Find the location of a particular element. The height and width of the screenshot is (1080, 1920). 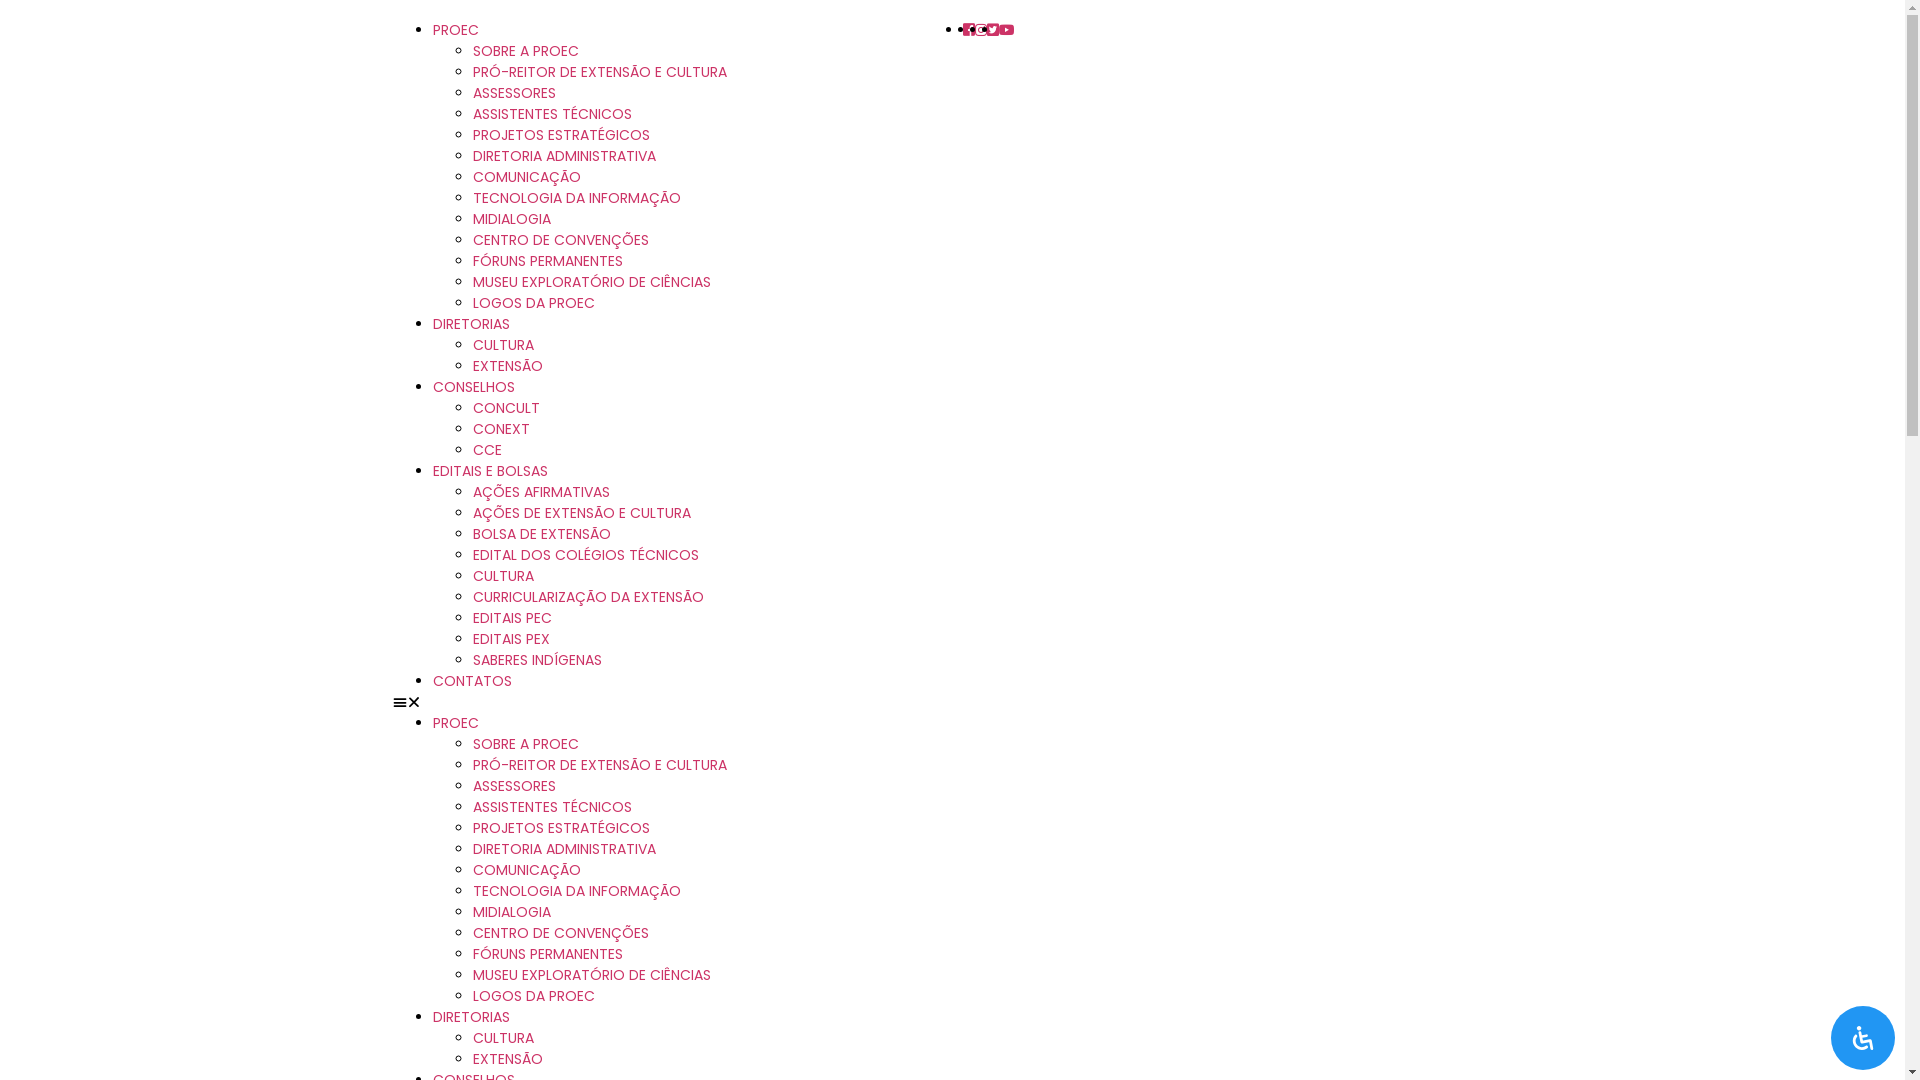

'SOBRE A PROEC' is located at coordinates (524, 744).